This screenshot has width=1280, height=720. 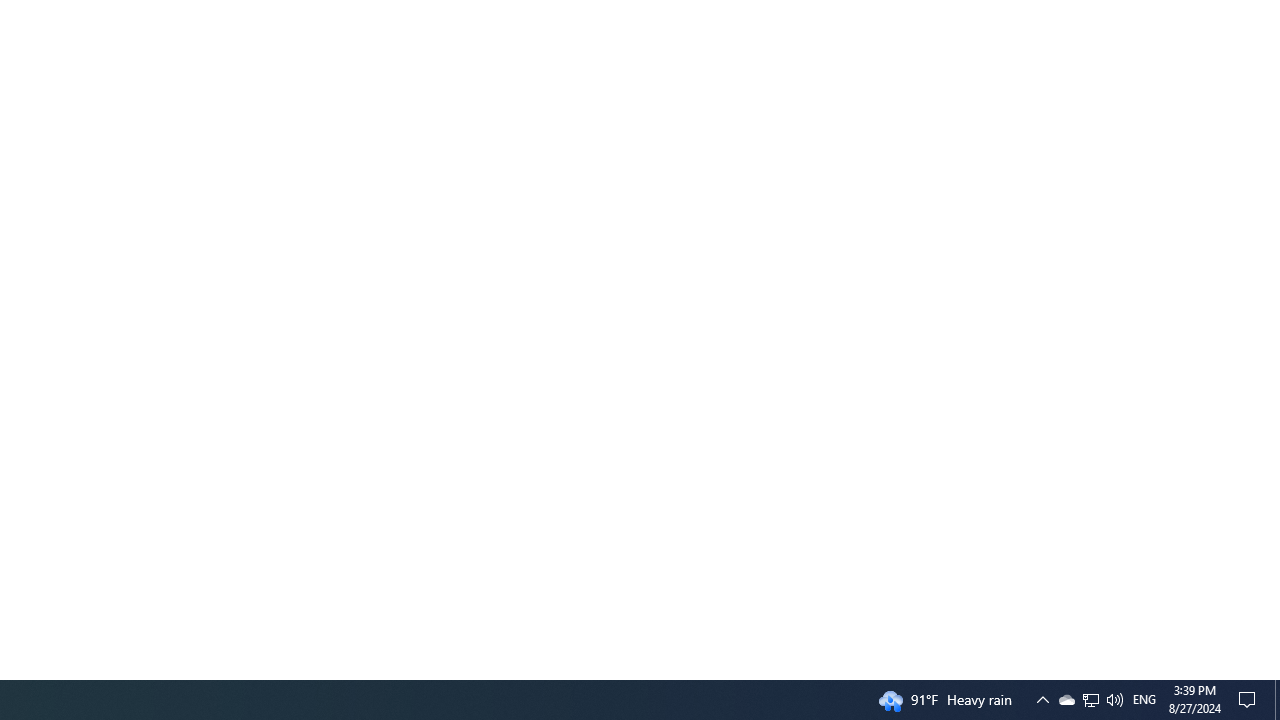 What do you see at coordinates (1090, 698) in the screenshot?
I see `'Q2790: 100%'` at bounding box center [1090, 698].